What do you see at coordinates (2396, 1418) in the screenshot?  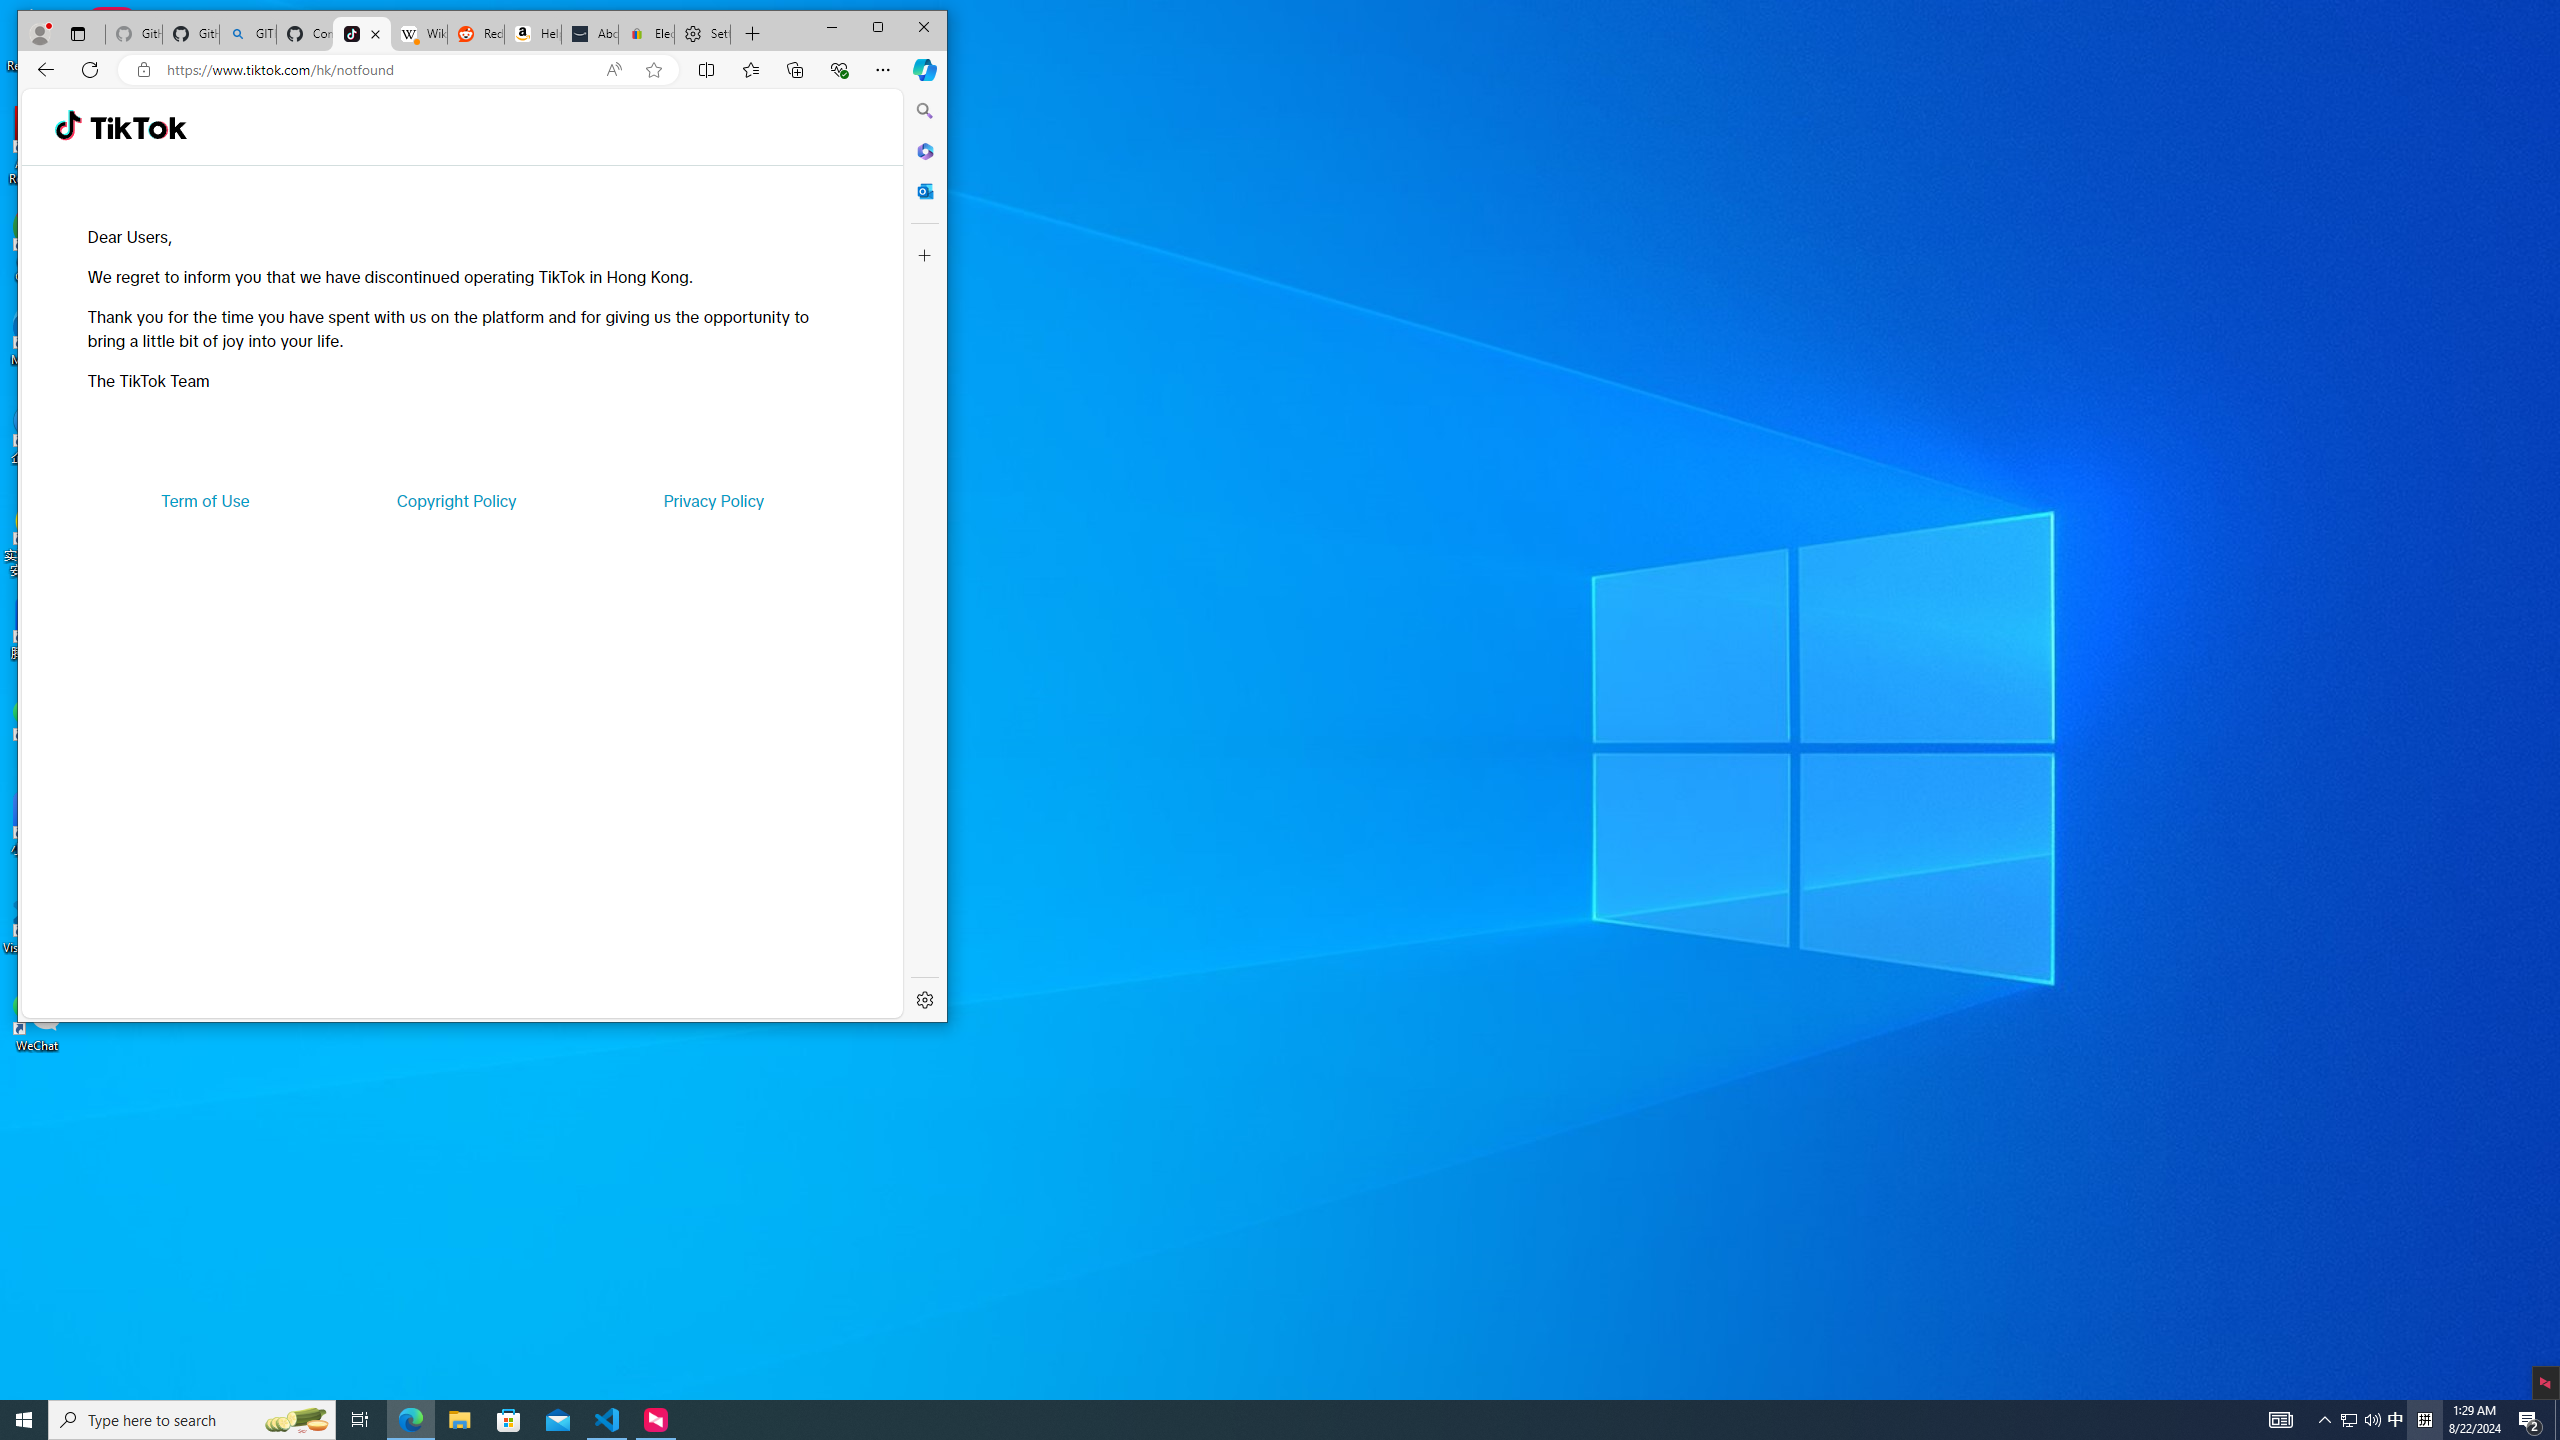 I see `'AutomationID: 4105'` at bounding box center [2396, 1418].